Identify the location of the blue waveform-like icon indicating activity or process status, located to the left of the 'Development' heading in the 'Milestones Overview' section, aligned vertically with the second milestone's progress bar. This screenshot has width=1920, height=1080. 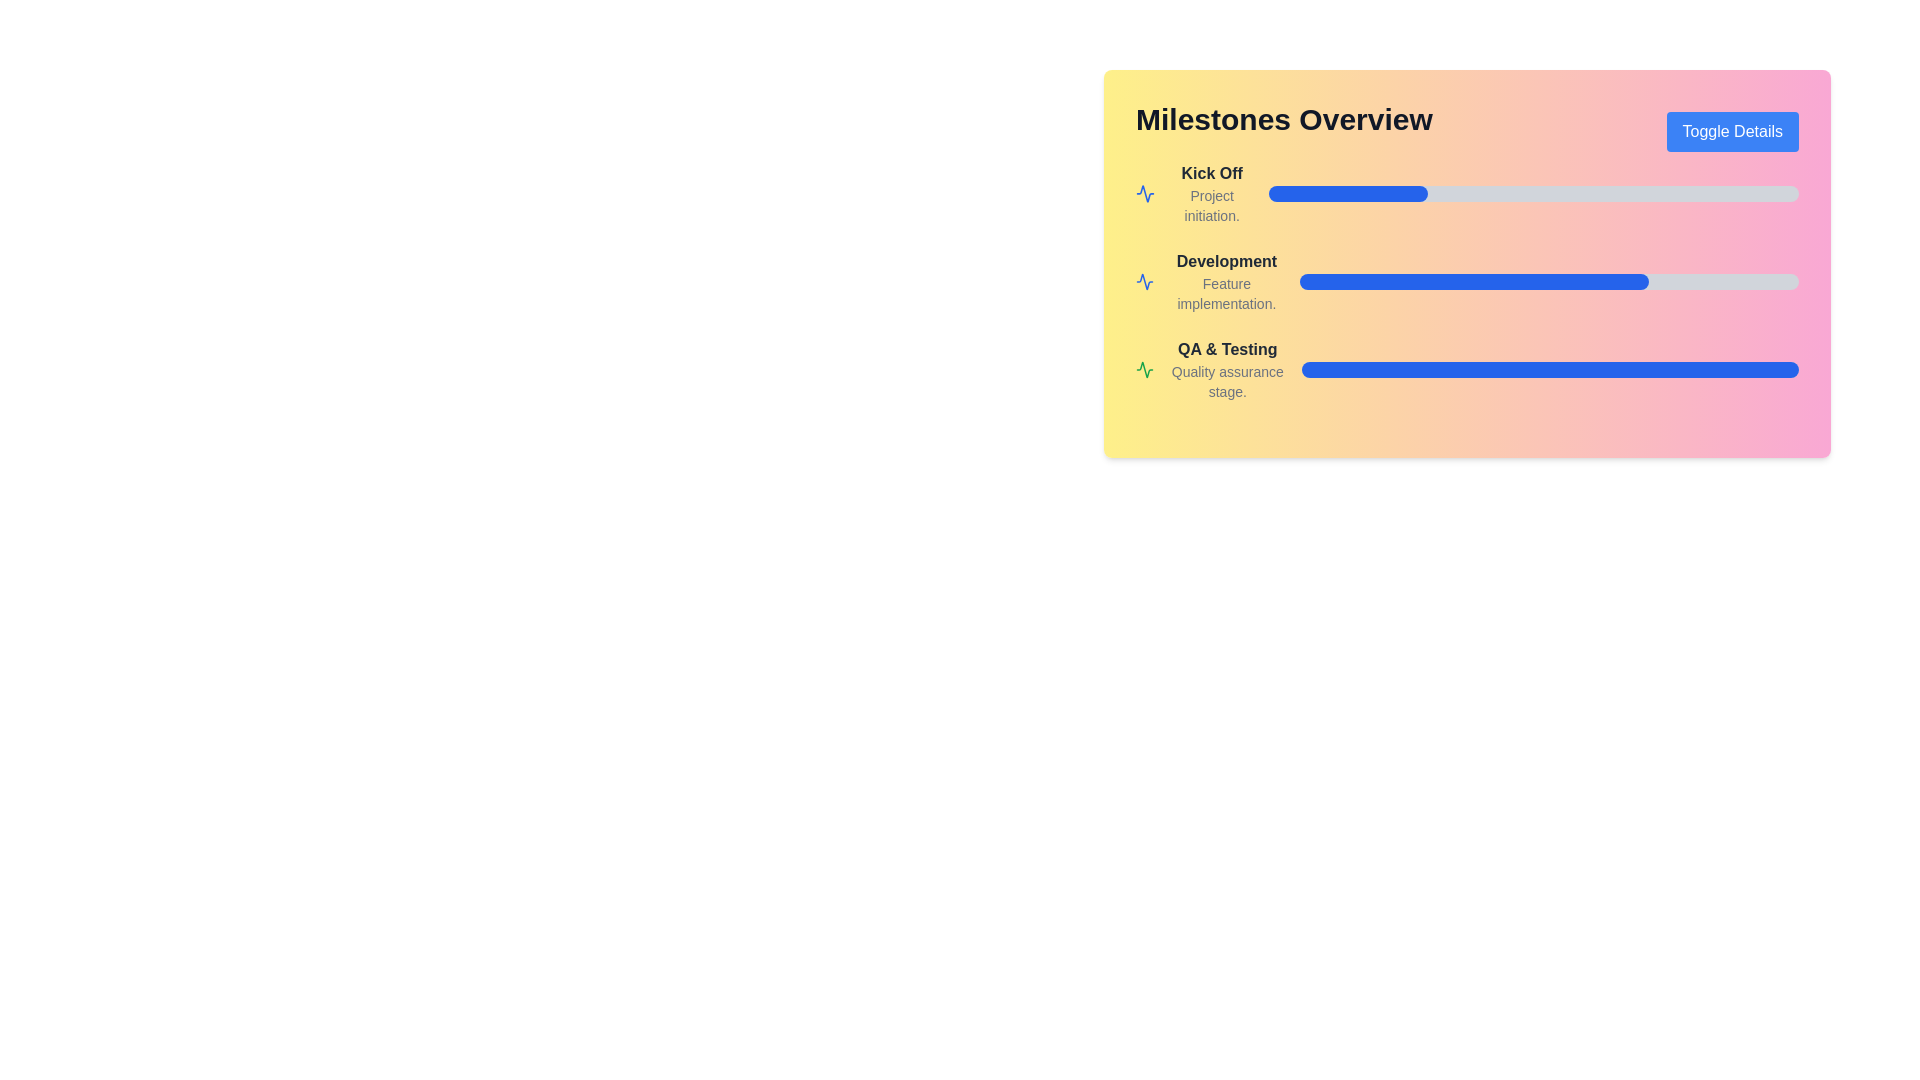
(1145, 193).